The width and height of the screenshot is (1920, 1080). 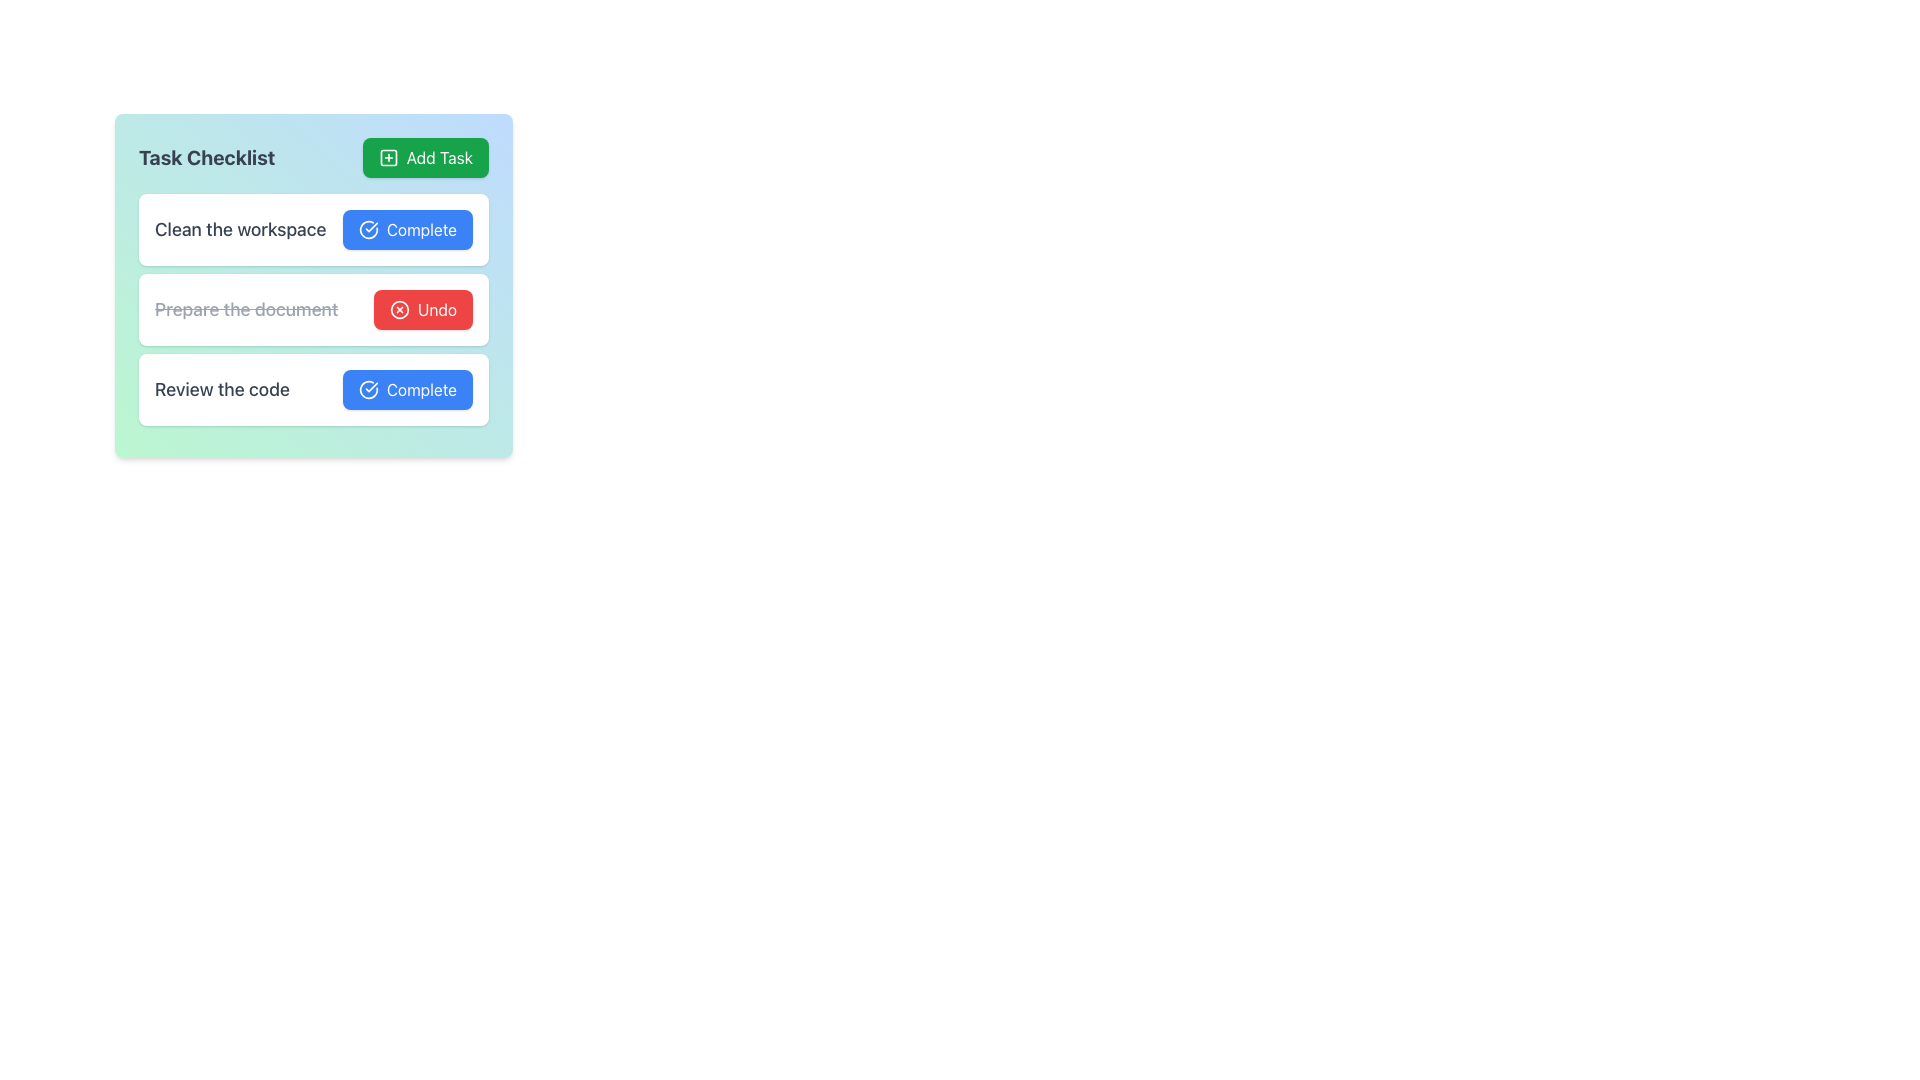 What do you see at coordinates (436, 309) in the screenshot?
I see `text label indicating the 'Undo' action, which is part of the button next to the task 'Prepare the document' in the task management system interface` at bounding box center [436, 309].